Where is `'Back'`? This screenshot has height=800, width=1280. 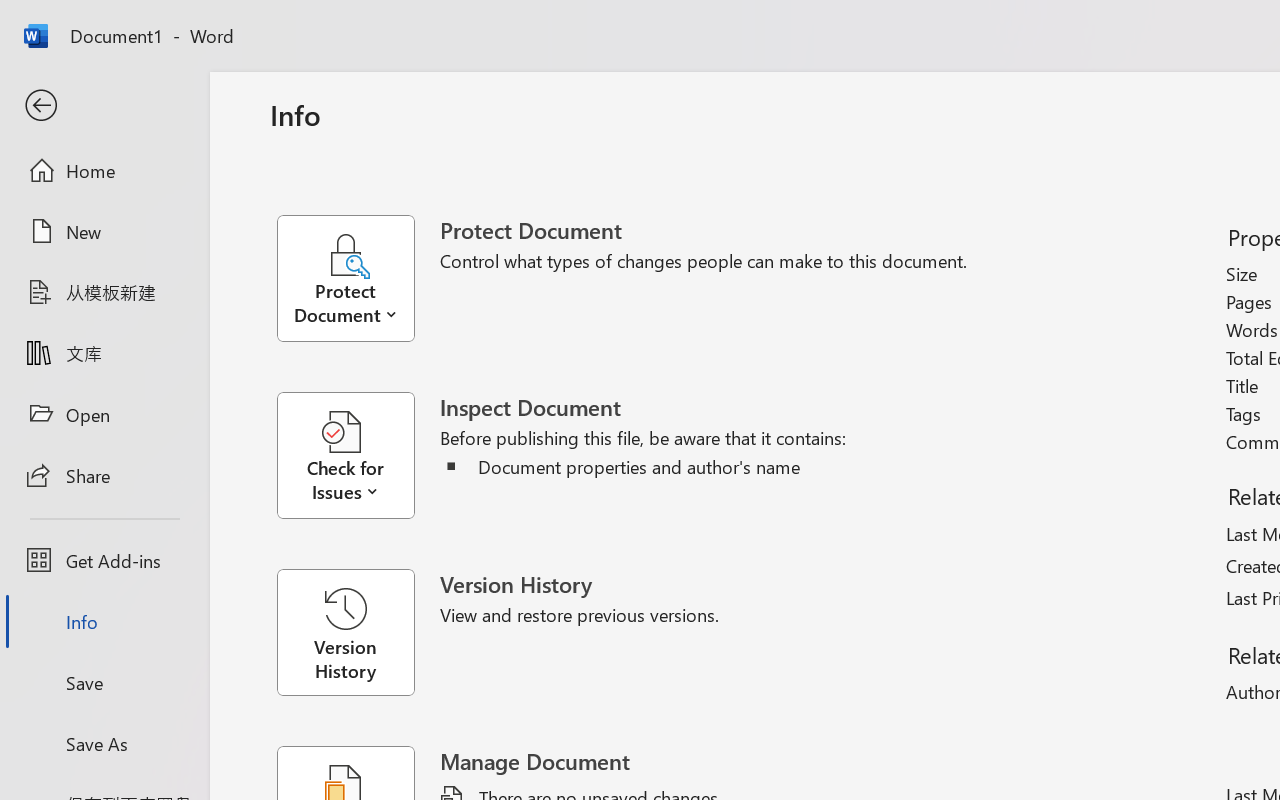
'Back' is located at coordinates (103, 105).